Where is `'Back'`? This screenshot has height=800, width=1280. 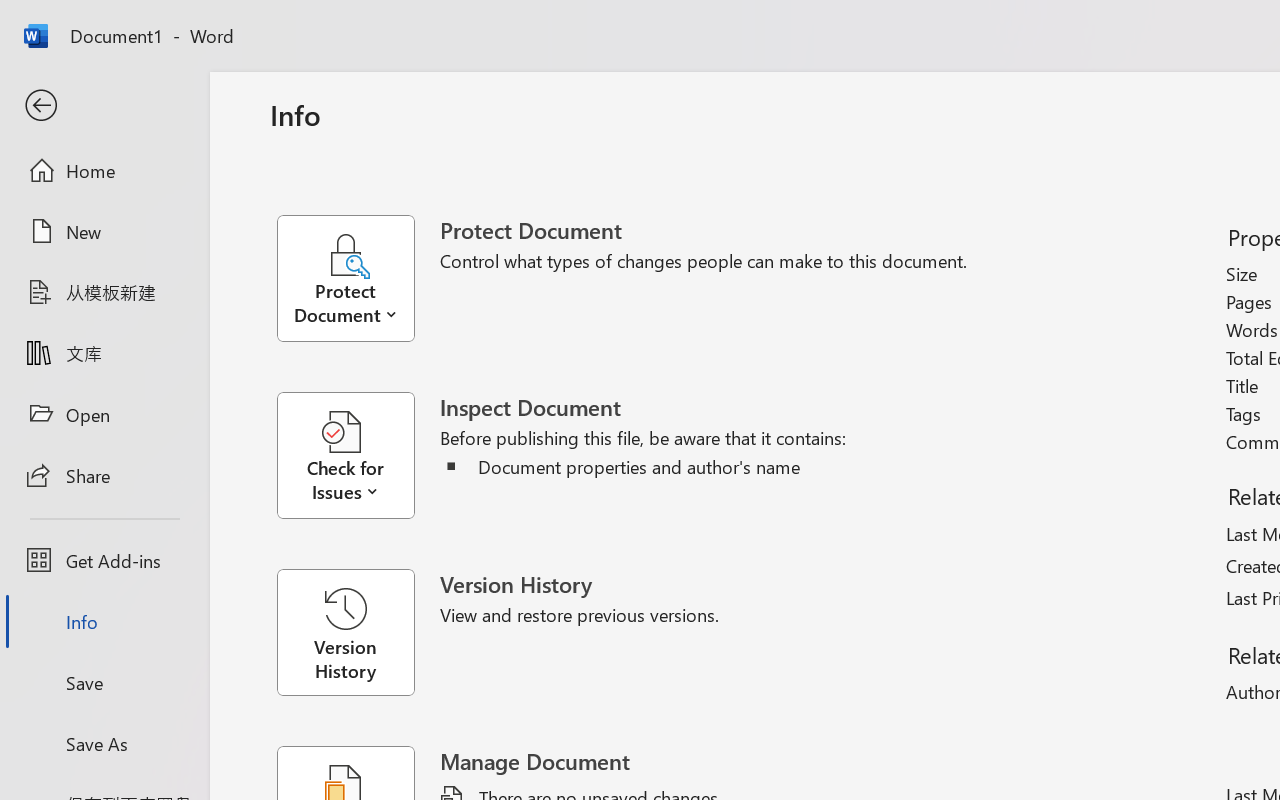
'Back' is located at coordinates (103, 105).